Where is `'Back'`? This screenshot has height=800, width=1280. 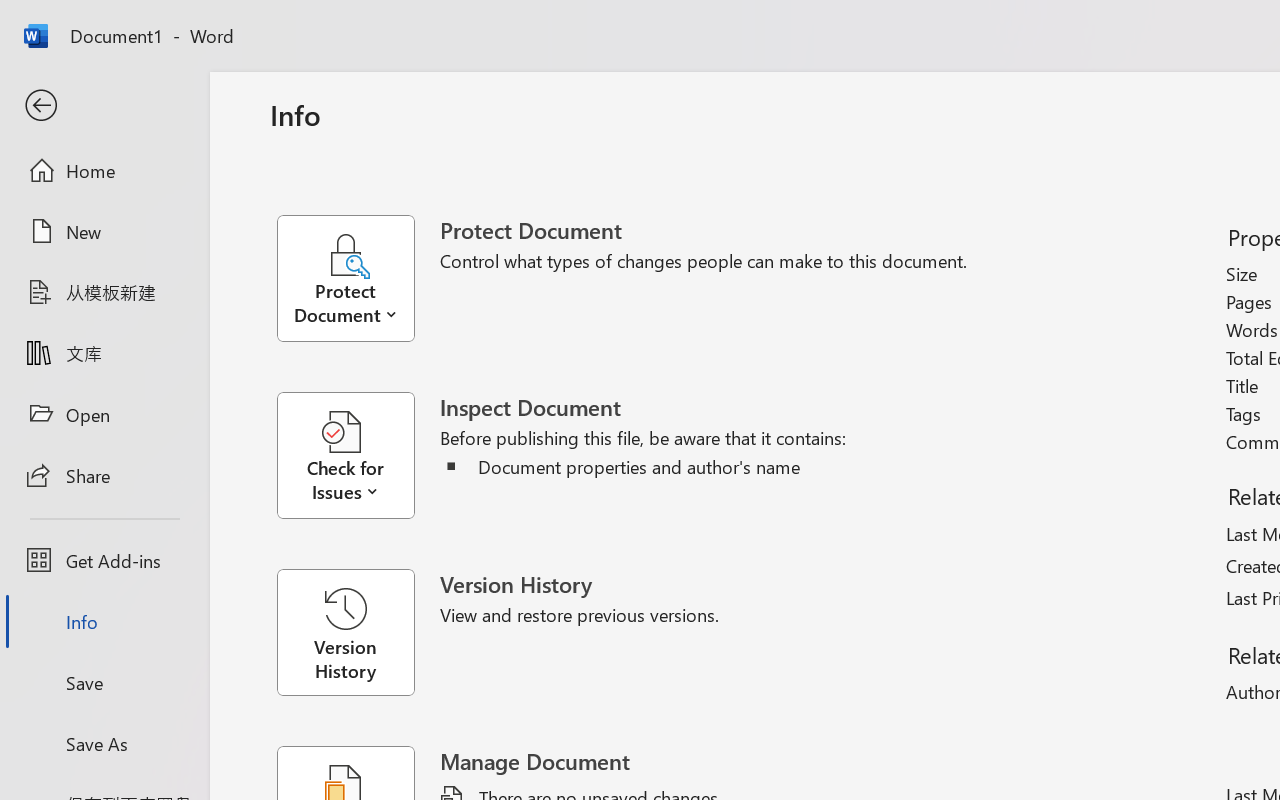
'Back' is located at coordinates (103, 105).